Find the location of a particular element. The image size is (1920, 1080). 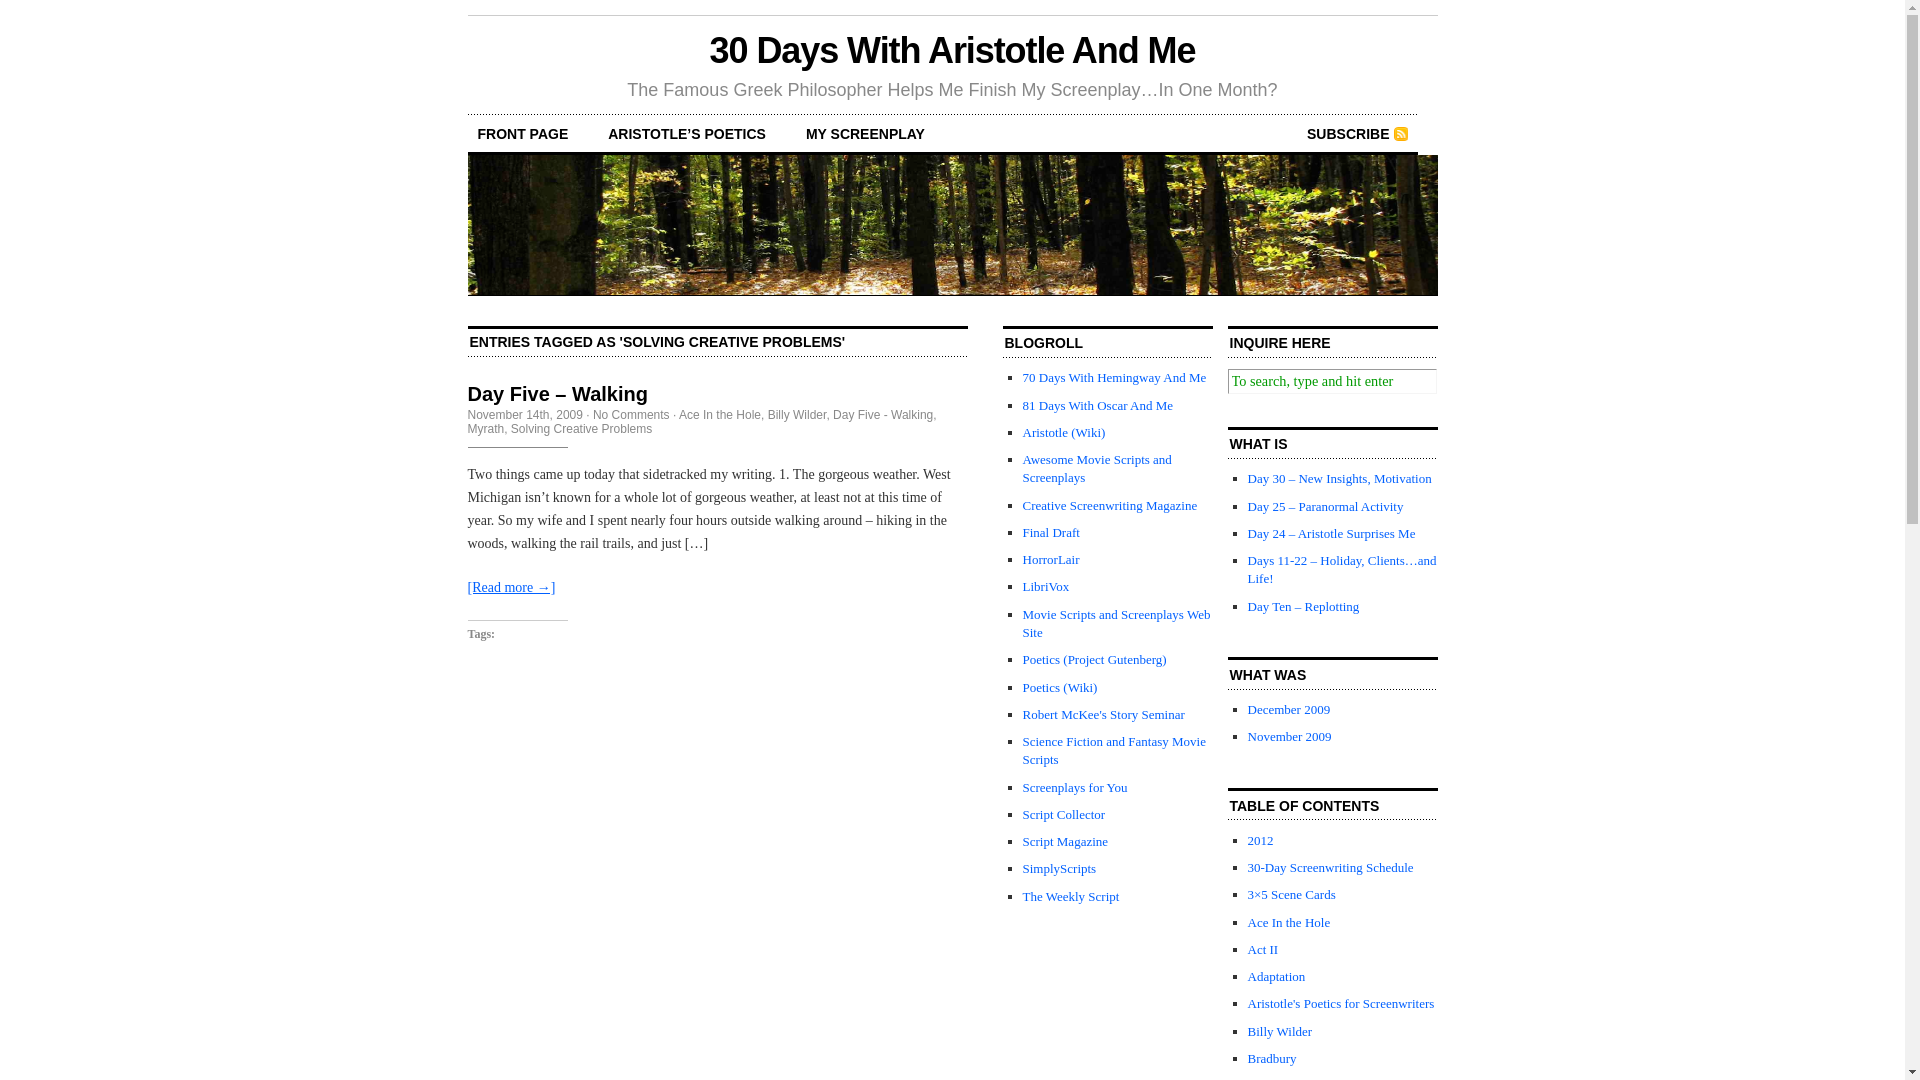

'HorrorLair' is located at coordinates (1049, 559).